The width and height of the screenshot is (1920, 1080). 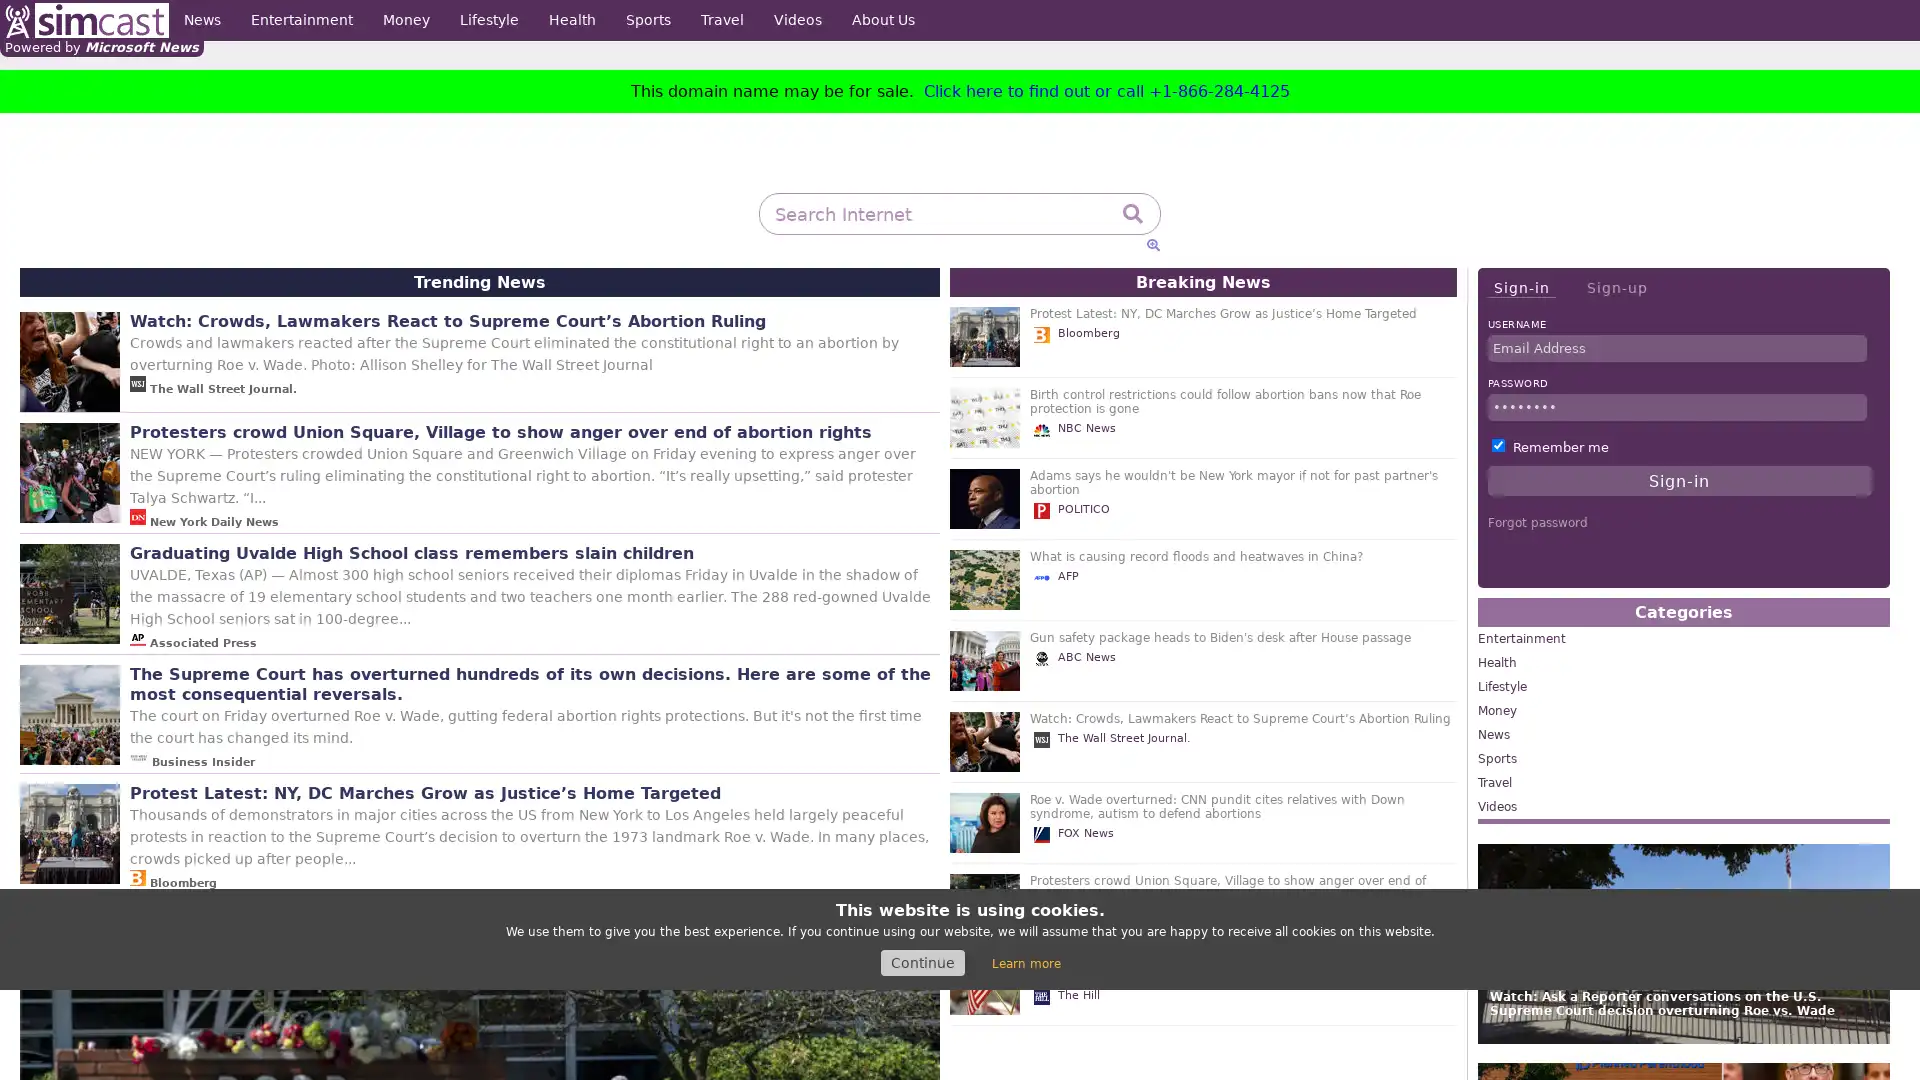 I want to click on Continue, so click(x=921, y=962).